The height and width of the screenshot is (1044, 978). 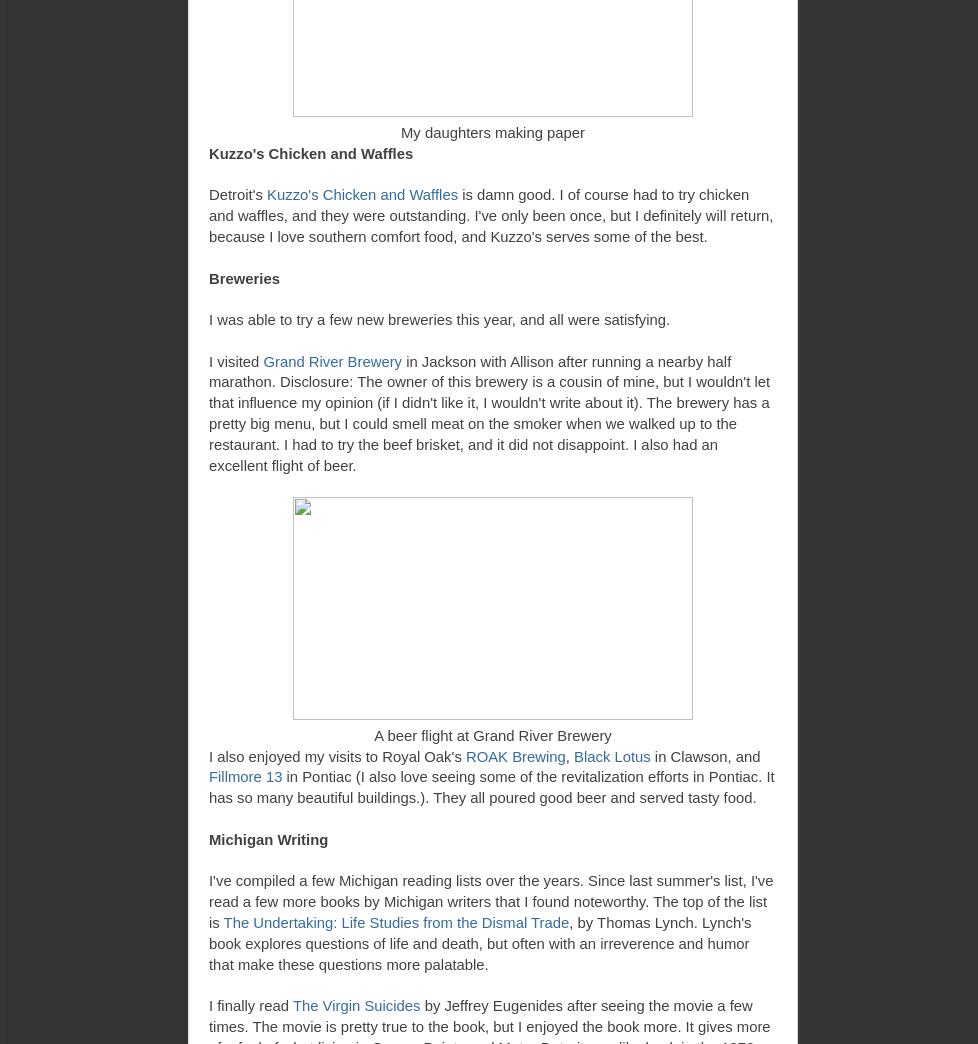 What do you see at coordinates (705, 755) in the screenshot?
I see `'in Clawson, and'` at bounding box center [705, 755].